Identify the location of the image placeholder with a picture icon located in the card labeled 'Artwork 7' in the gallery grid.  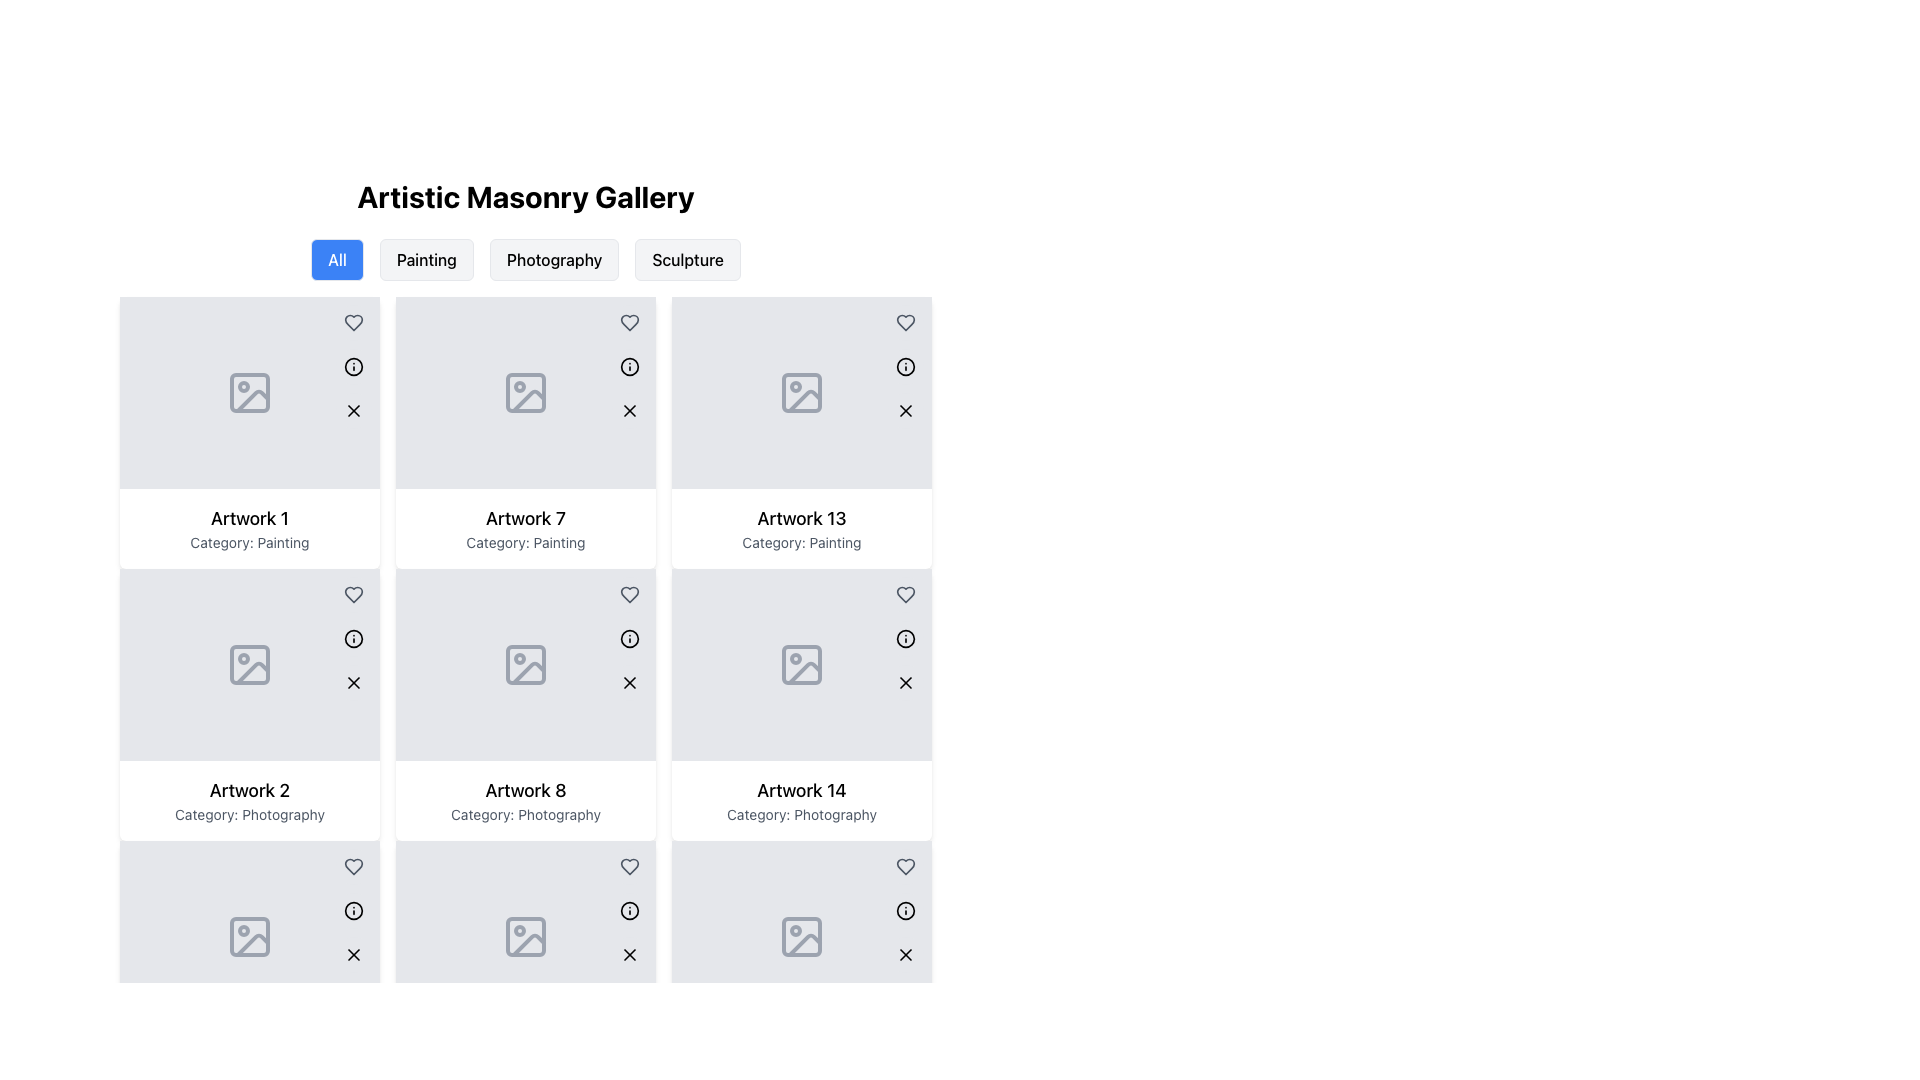
(526, 393).